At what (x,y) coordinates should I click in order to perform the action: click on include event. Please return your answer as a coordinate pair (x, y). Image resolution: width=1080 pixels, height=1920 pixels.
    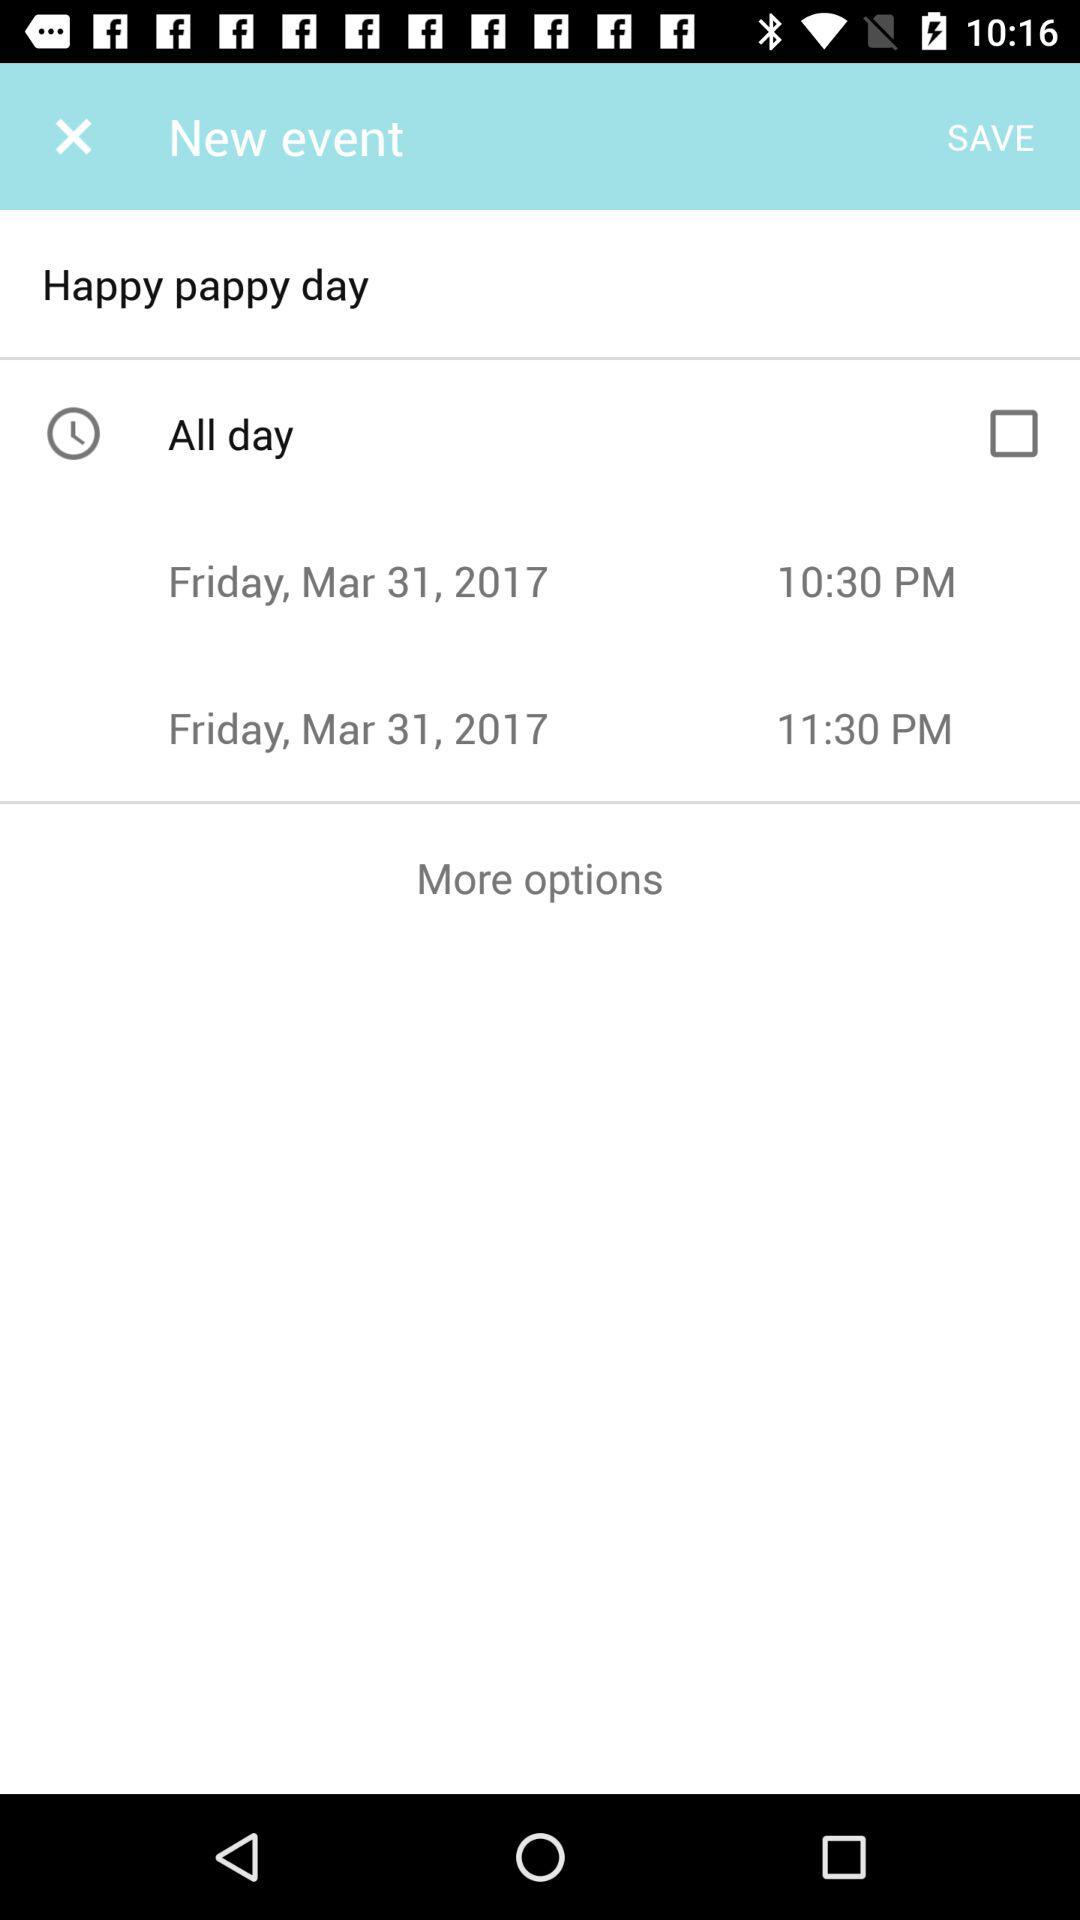
    Looking at the image, I should click on (1014, 432).